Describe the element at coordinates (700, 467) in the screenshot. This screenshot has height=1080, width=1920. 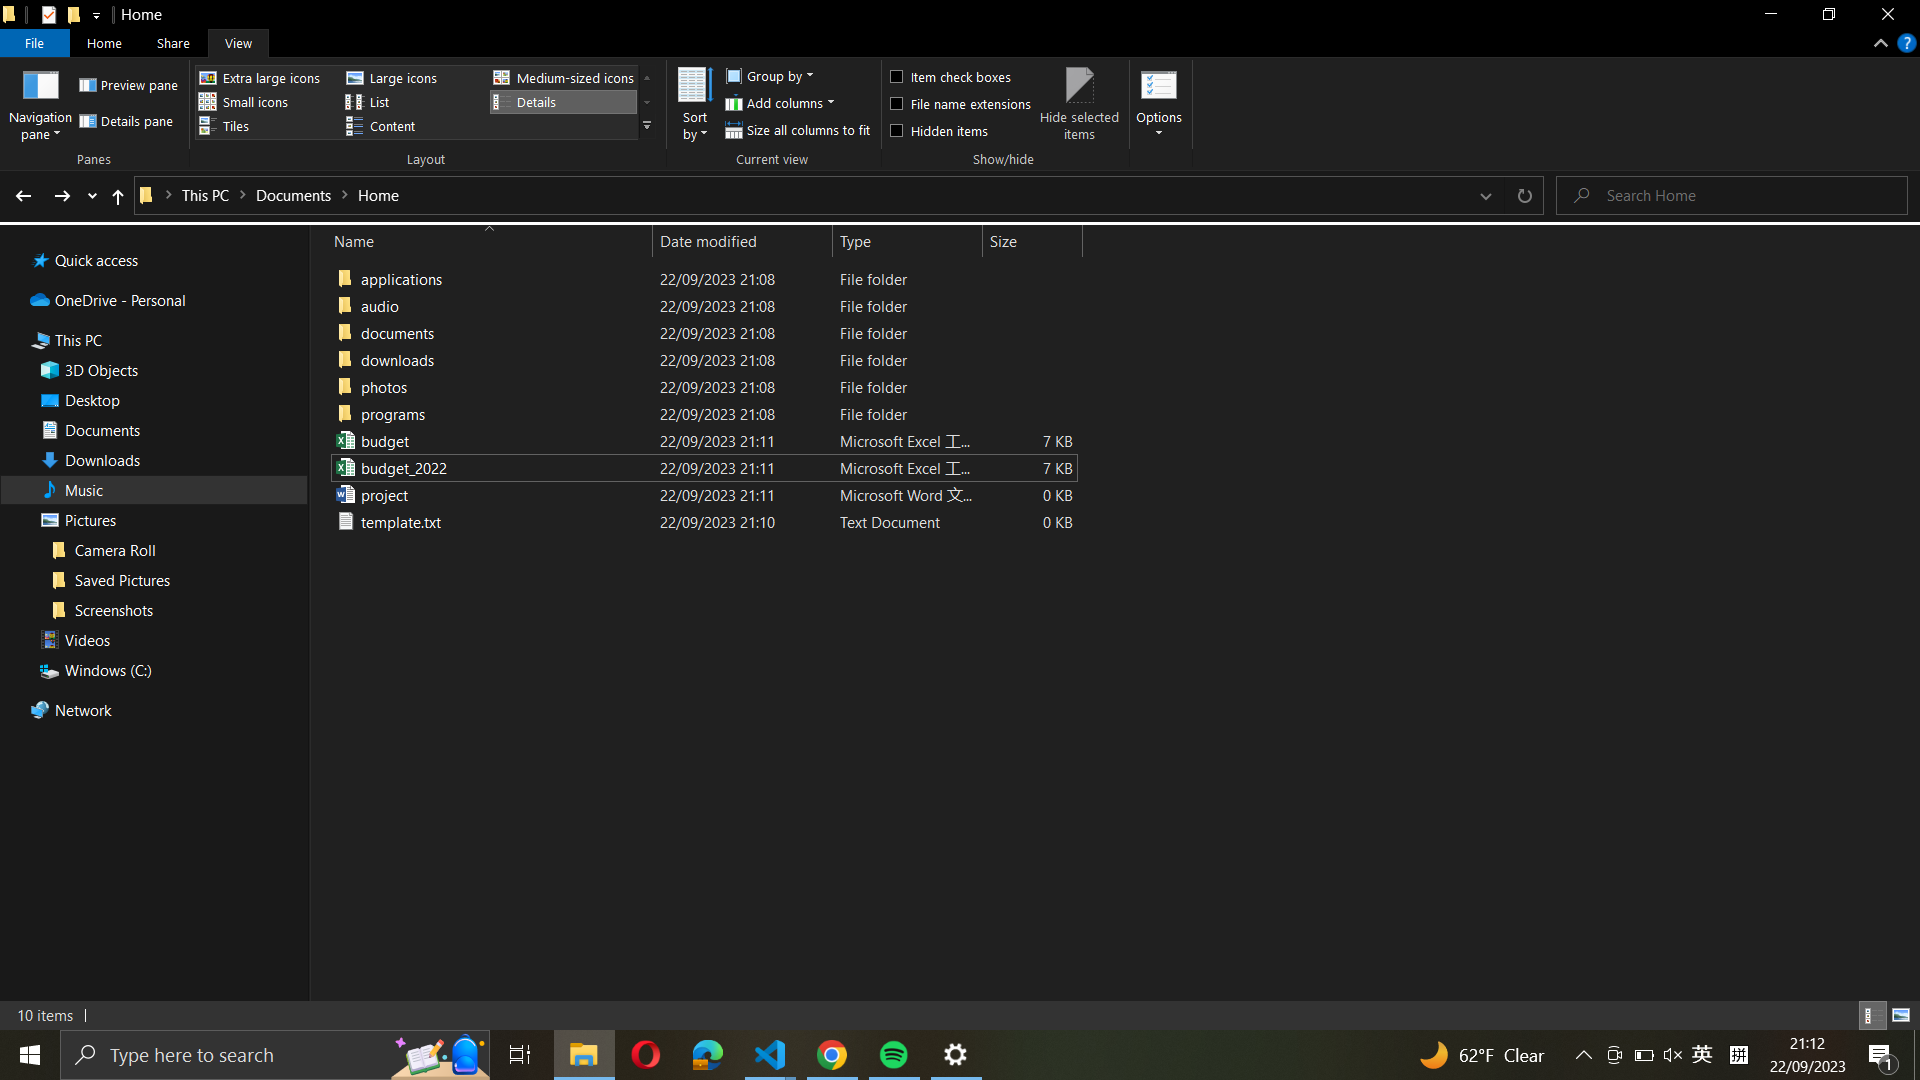
I see `the "budget_2022_excel_file" using the default program for Excel files` at that location.